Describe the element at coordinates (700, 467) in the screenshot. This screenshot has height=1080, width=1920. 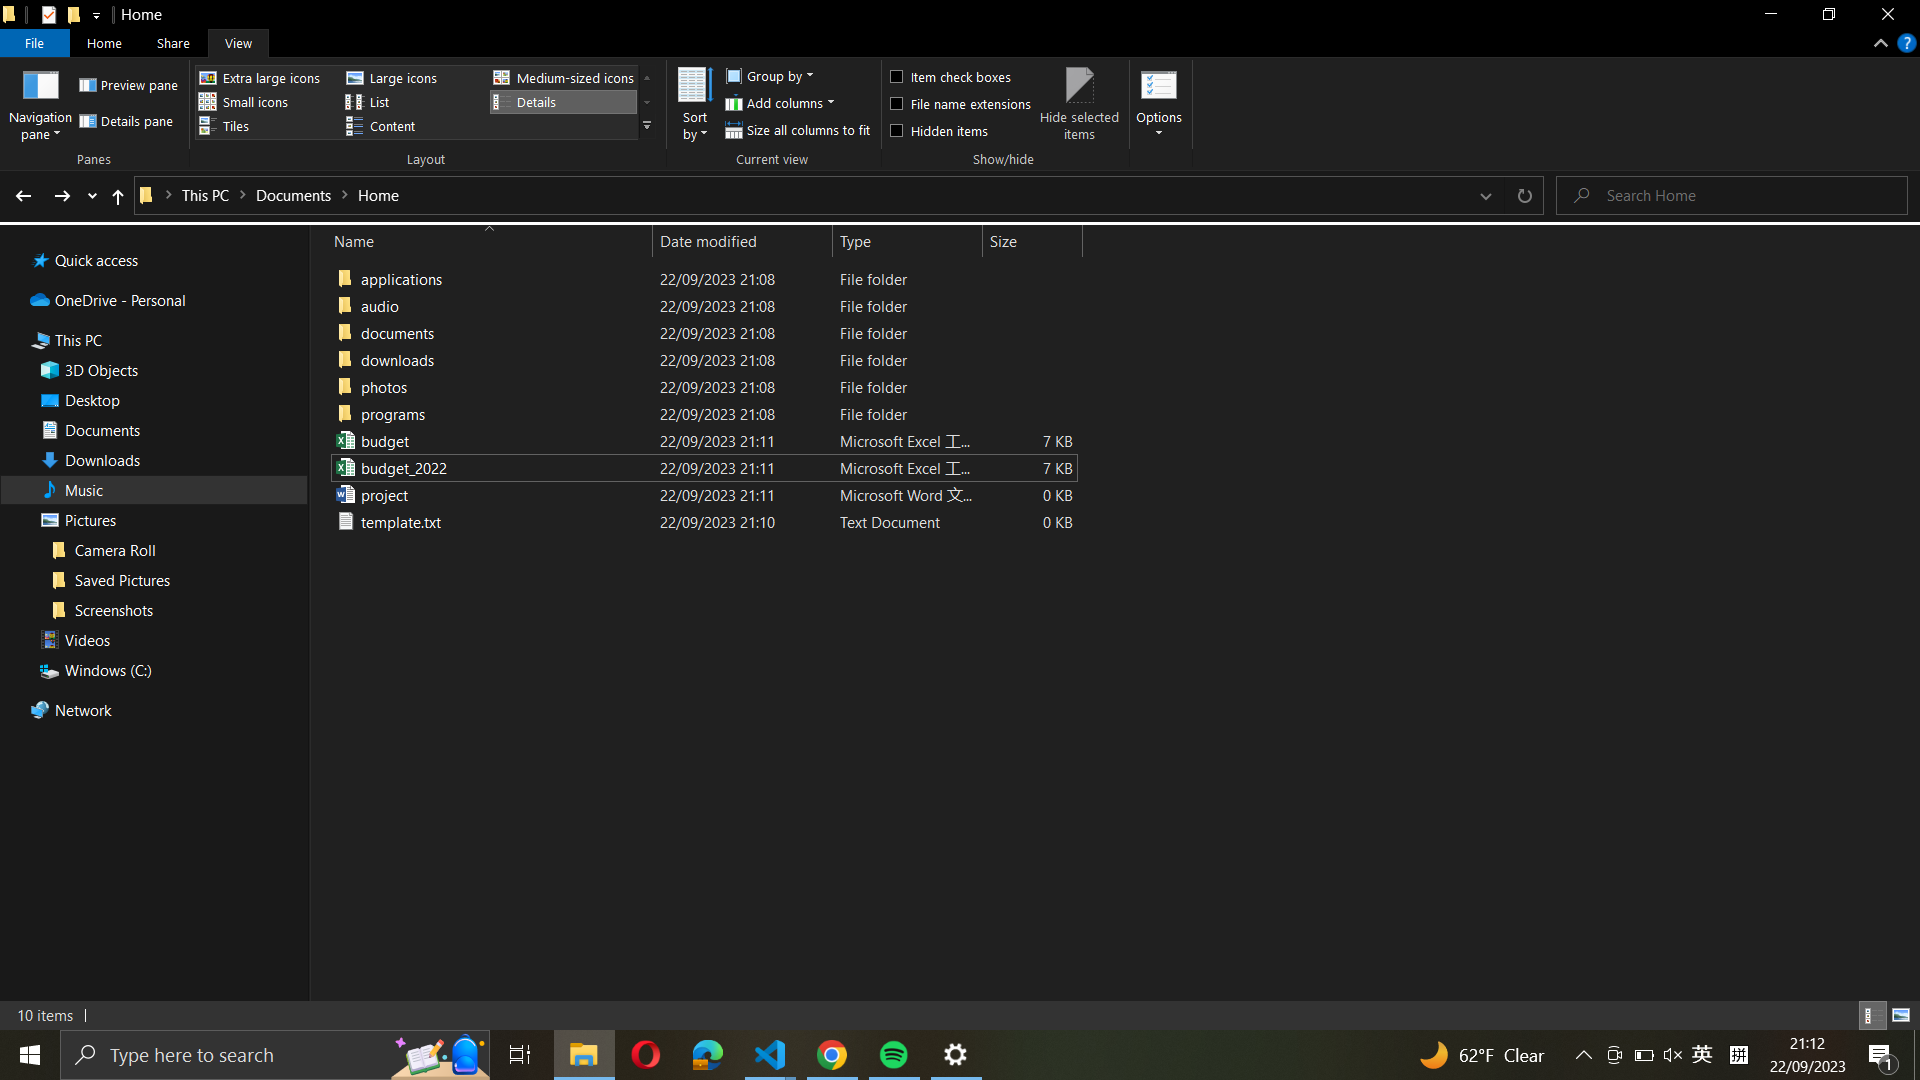
I see `the "budget_2022_excel_file" using the default program for Excel files` at that location.